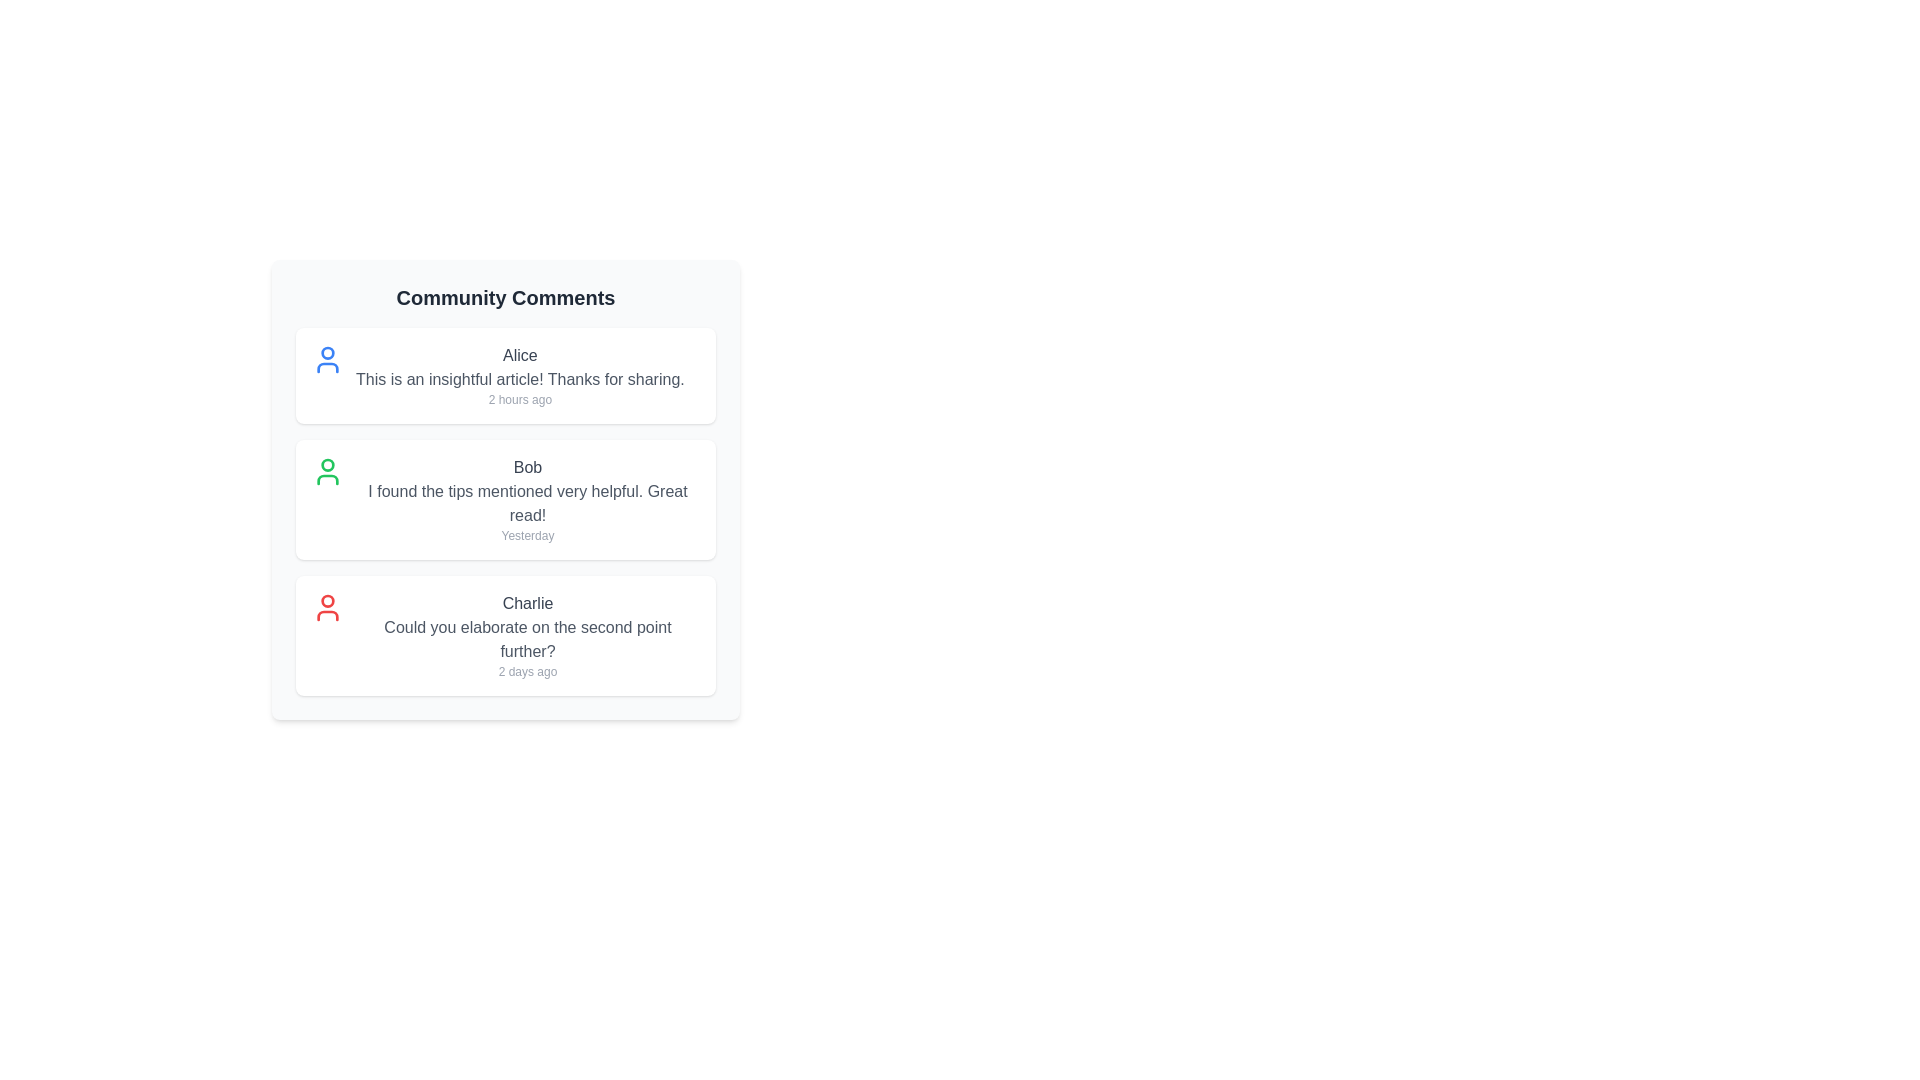 The image size is (1920, 1080). Describe the element at coordinates (327, 471) in the screenshot. I see `the avatar of Bob to view their profile` at that location.